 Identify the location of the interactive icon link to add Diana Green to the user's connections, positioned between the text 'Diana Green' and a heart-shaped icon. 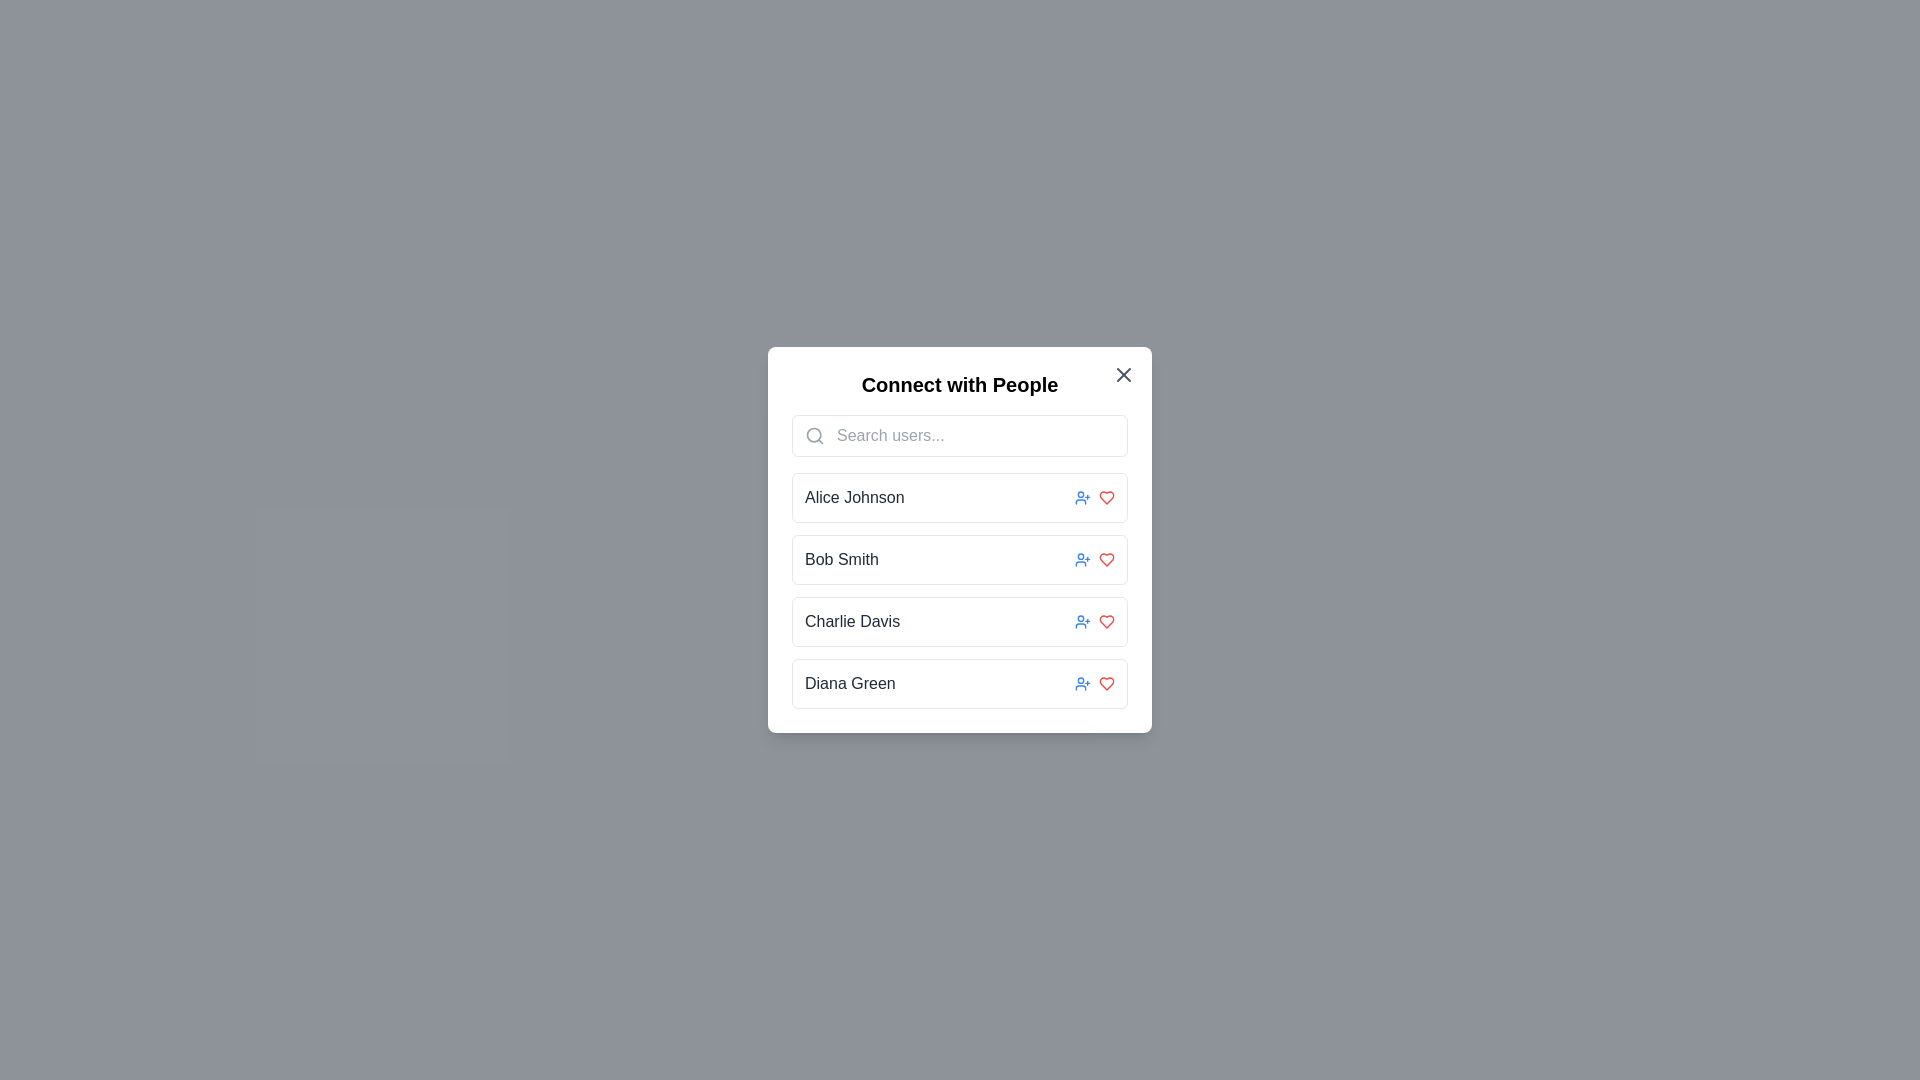
(1082, 682).